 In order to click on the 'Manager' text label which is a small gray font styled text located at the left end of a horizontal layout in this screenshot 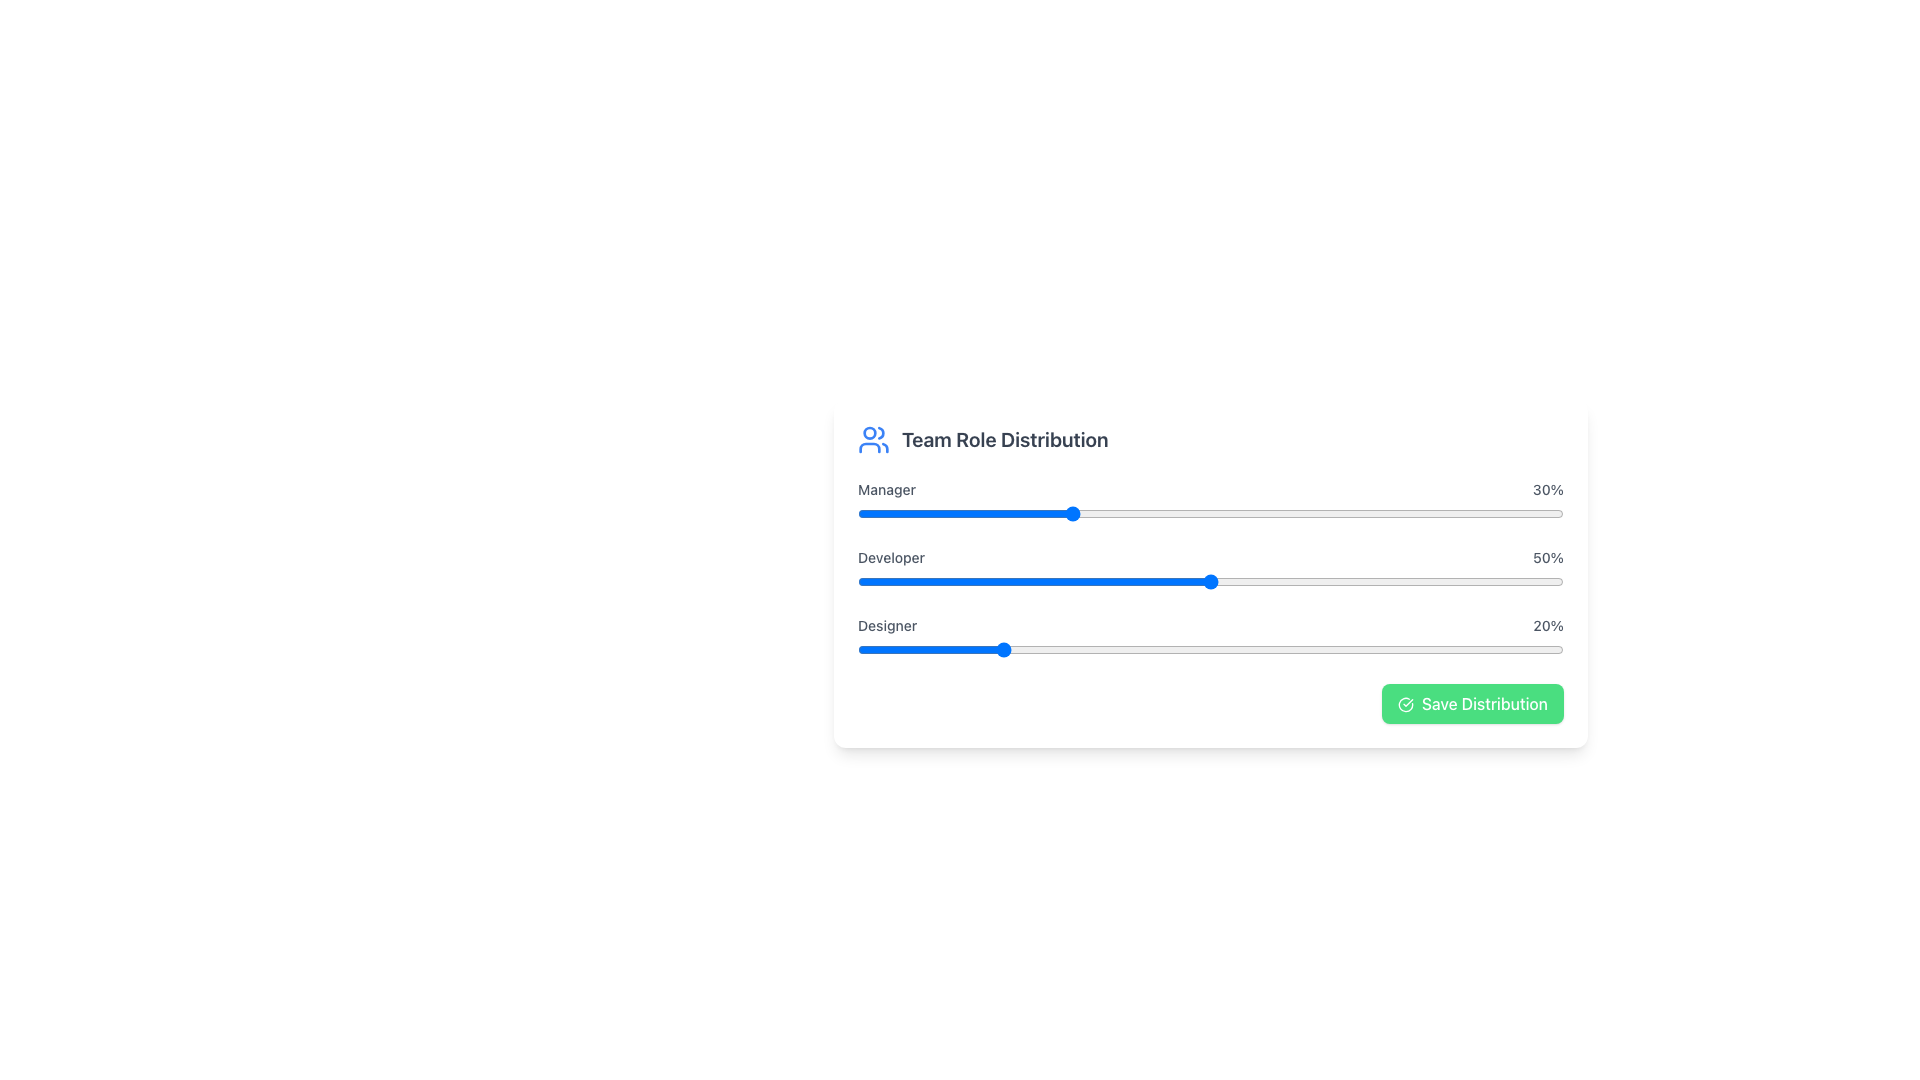, I will do `click(886, 489)`.